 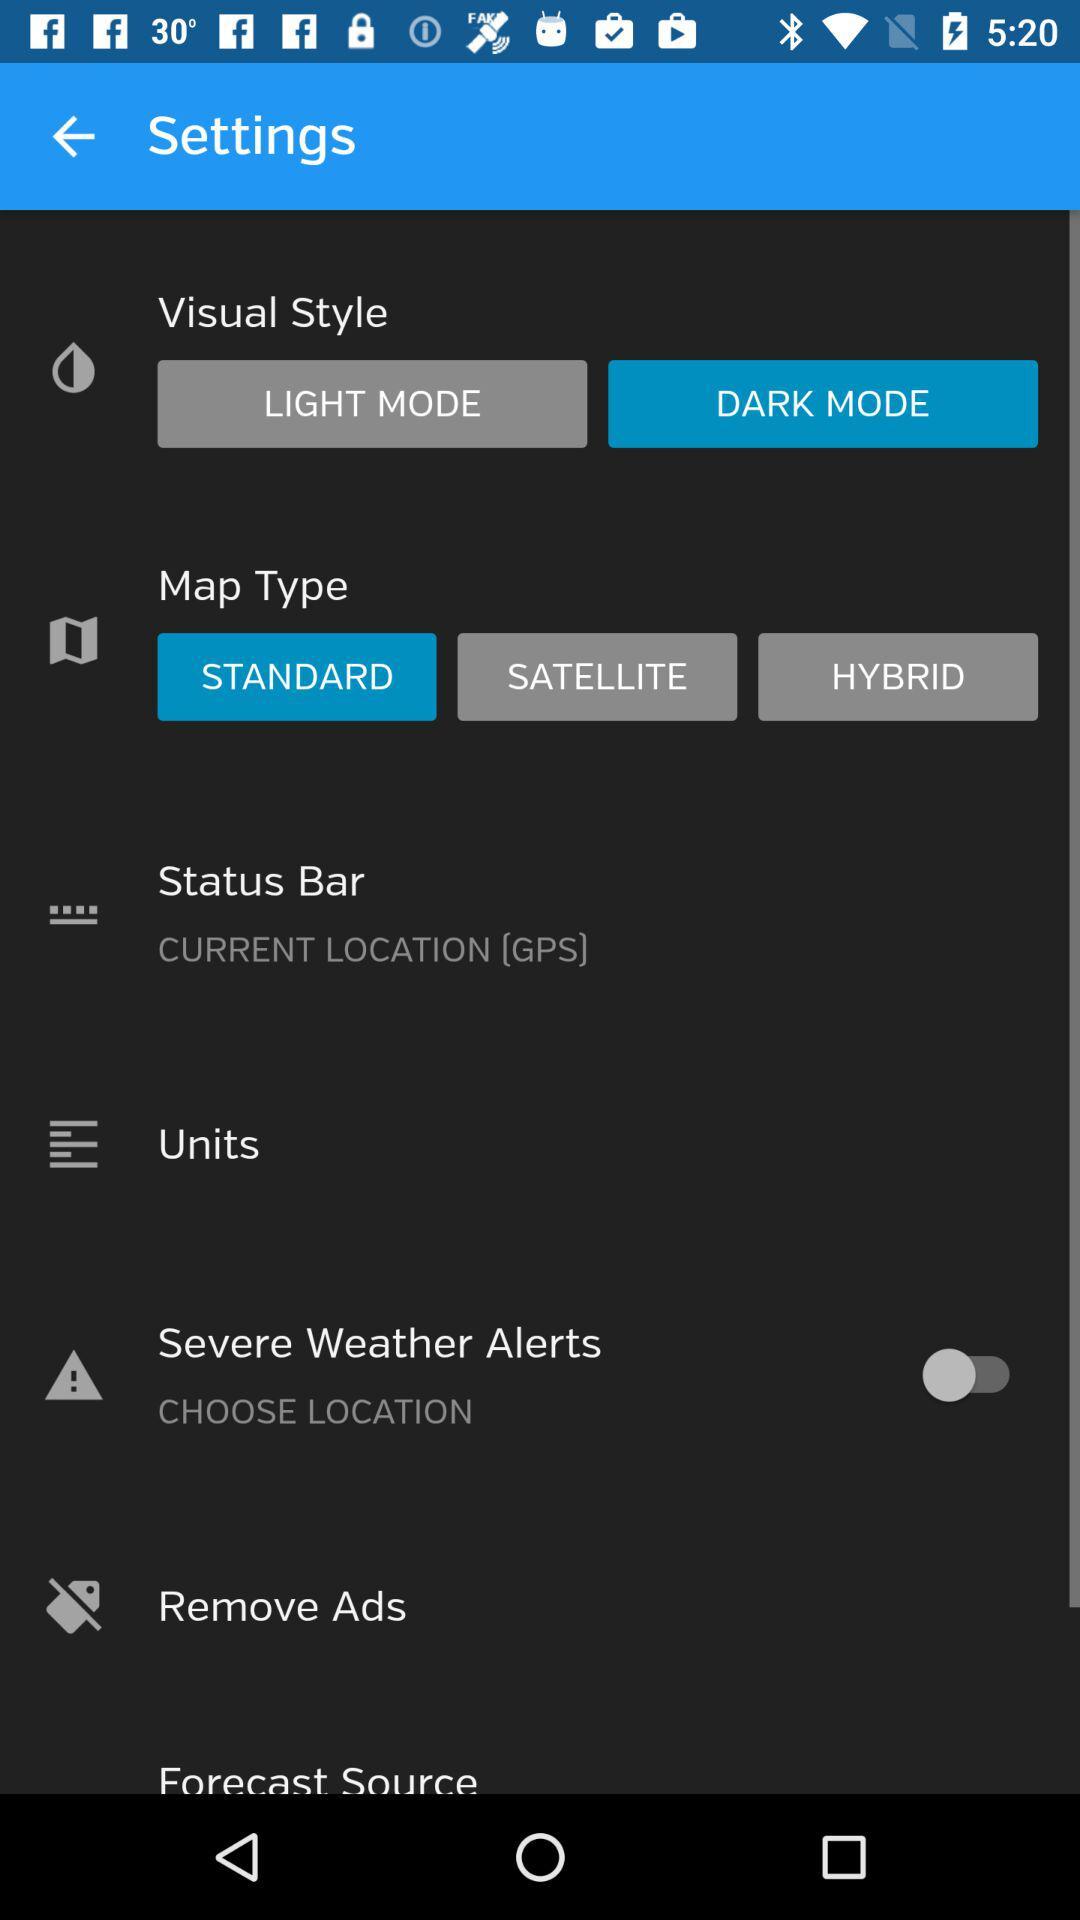 What do you see at coordinates (974, 1374) in the screenshot?
I see `the onoff icon beside severe weather alerts` at bounding box center [974, 1374].